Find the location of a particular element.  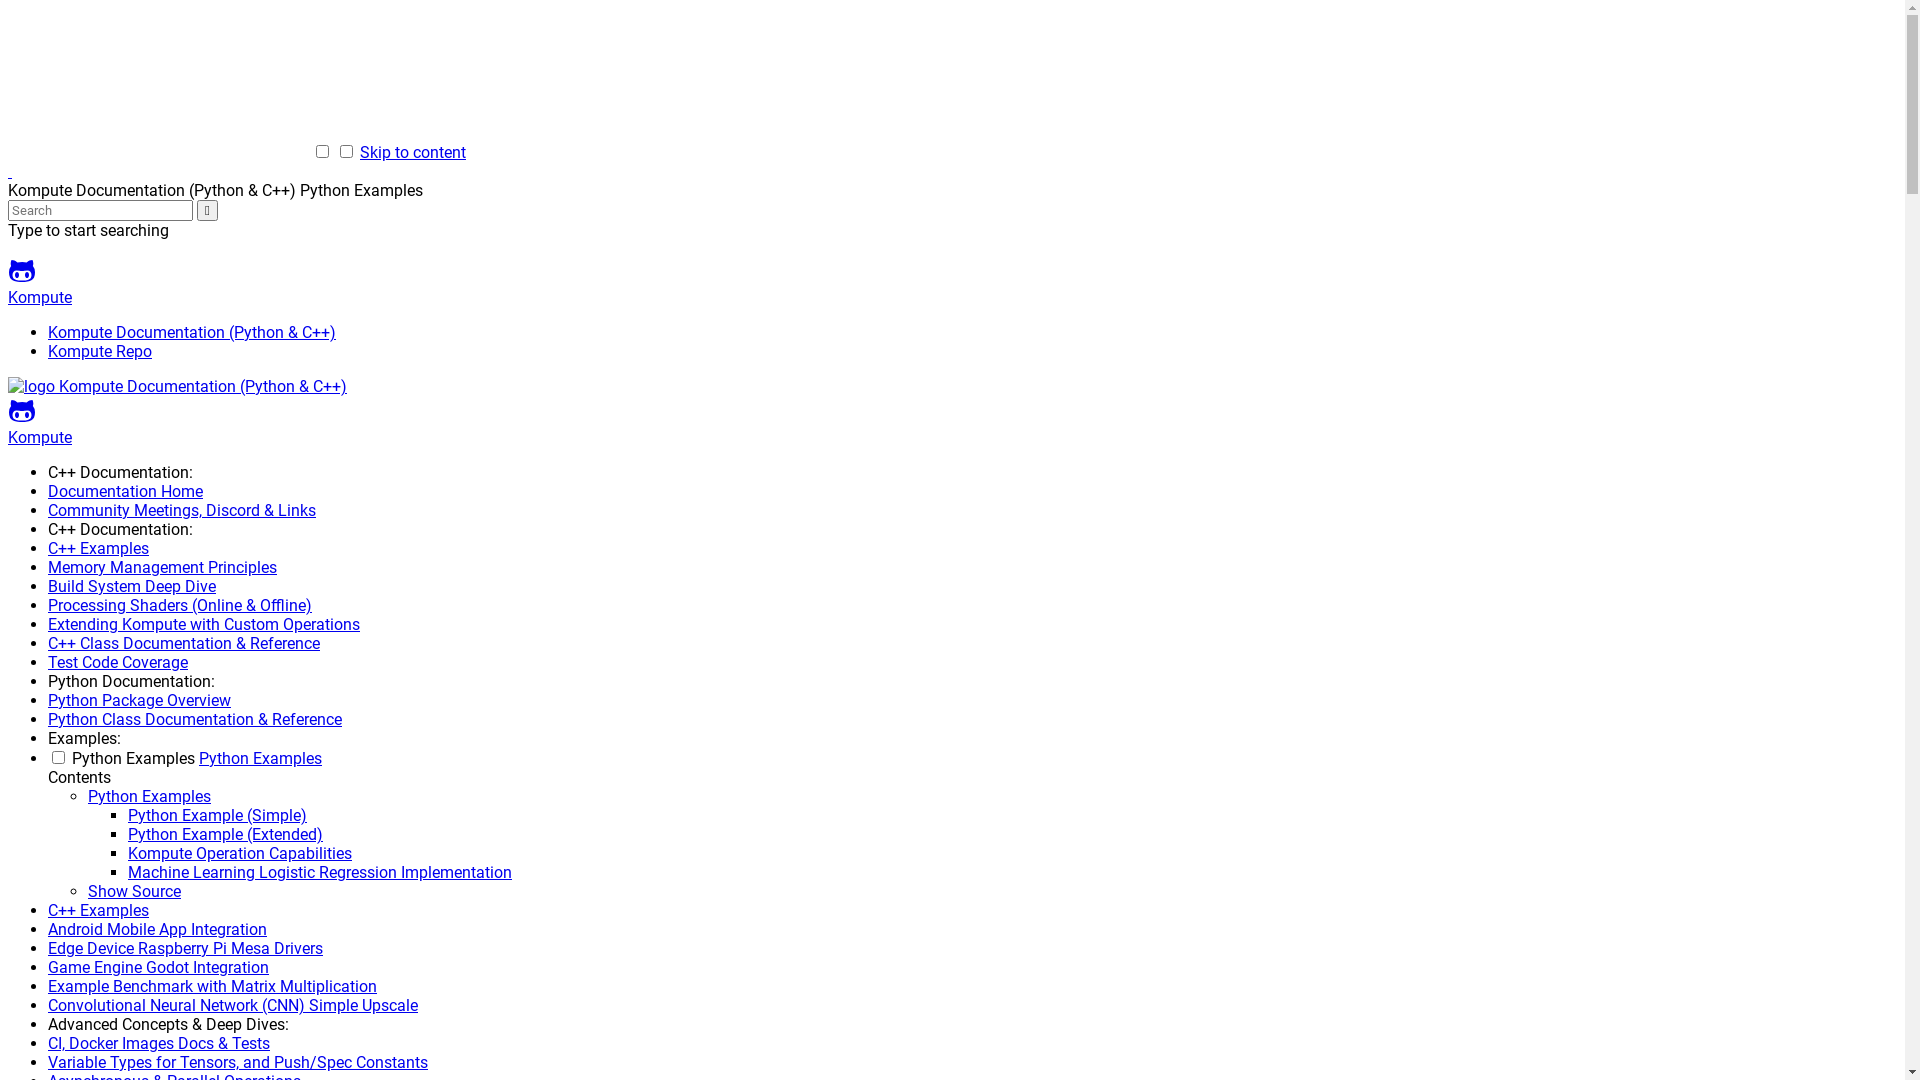

'Python Class Documentation & Reference' is located at coordinates (48, 718).